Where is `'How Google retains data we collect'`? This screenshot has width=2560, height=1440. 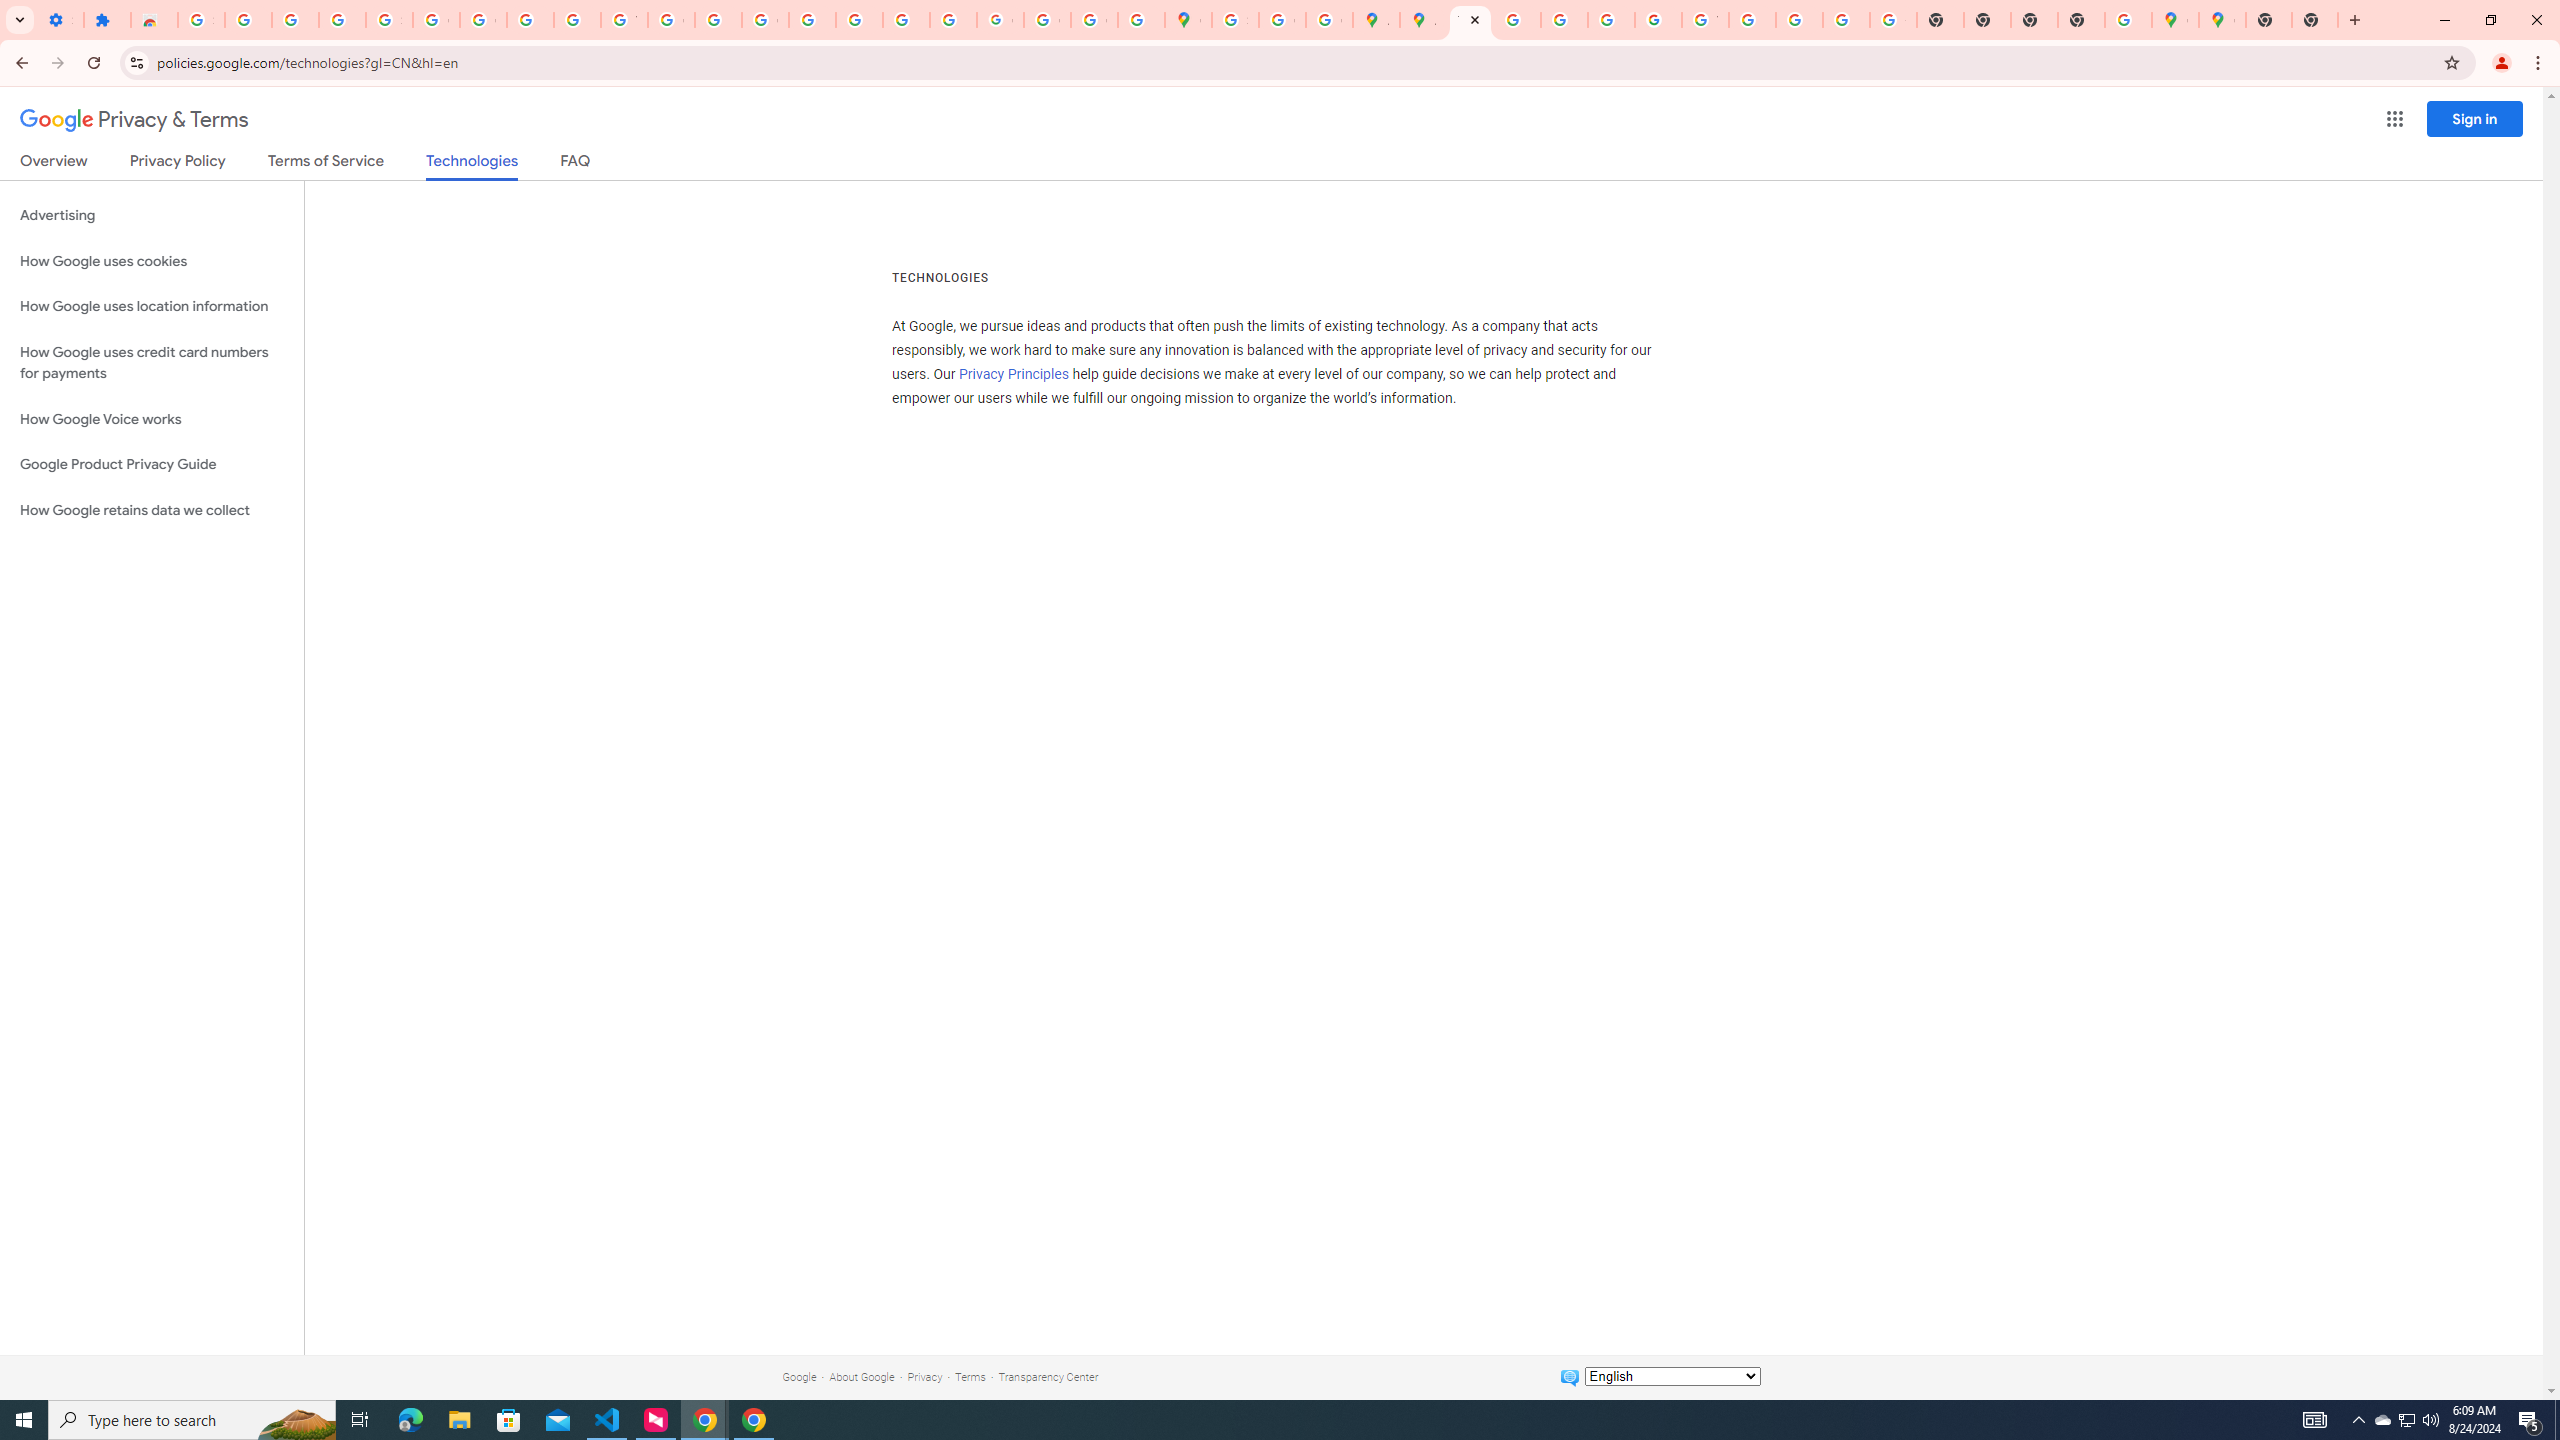
'How Google retains data we collect' is located at coordinates (151, 509).